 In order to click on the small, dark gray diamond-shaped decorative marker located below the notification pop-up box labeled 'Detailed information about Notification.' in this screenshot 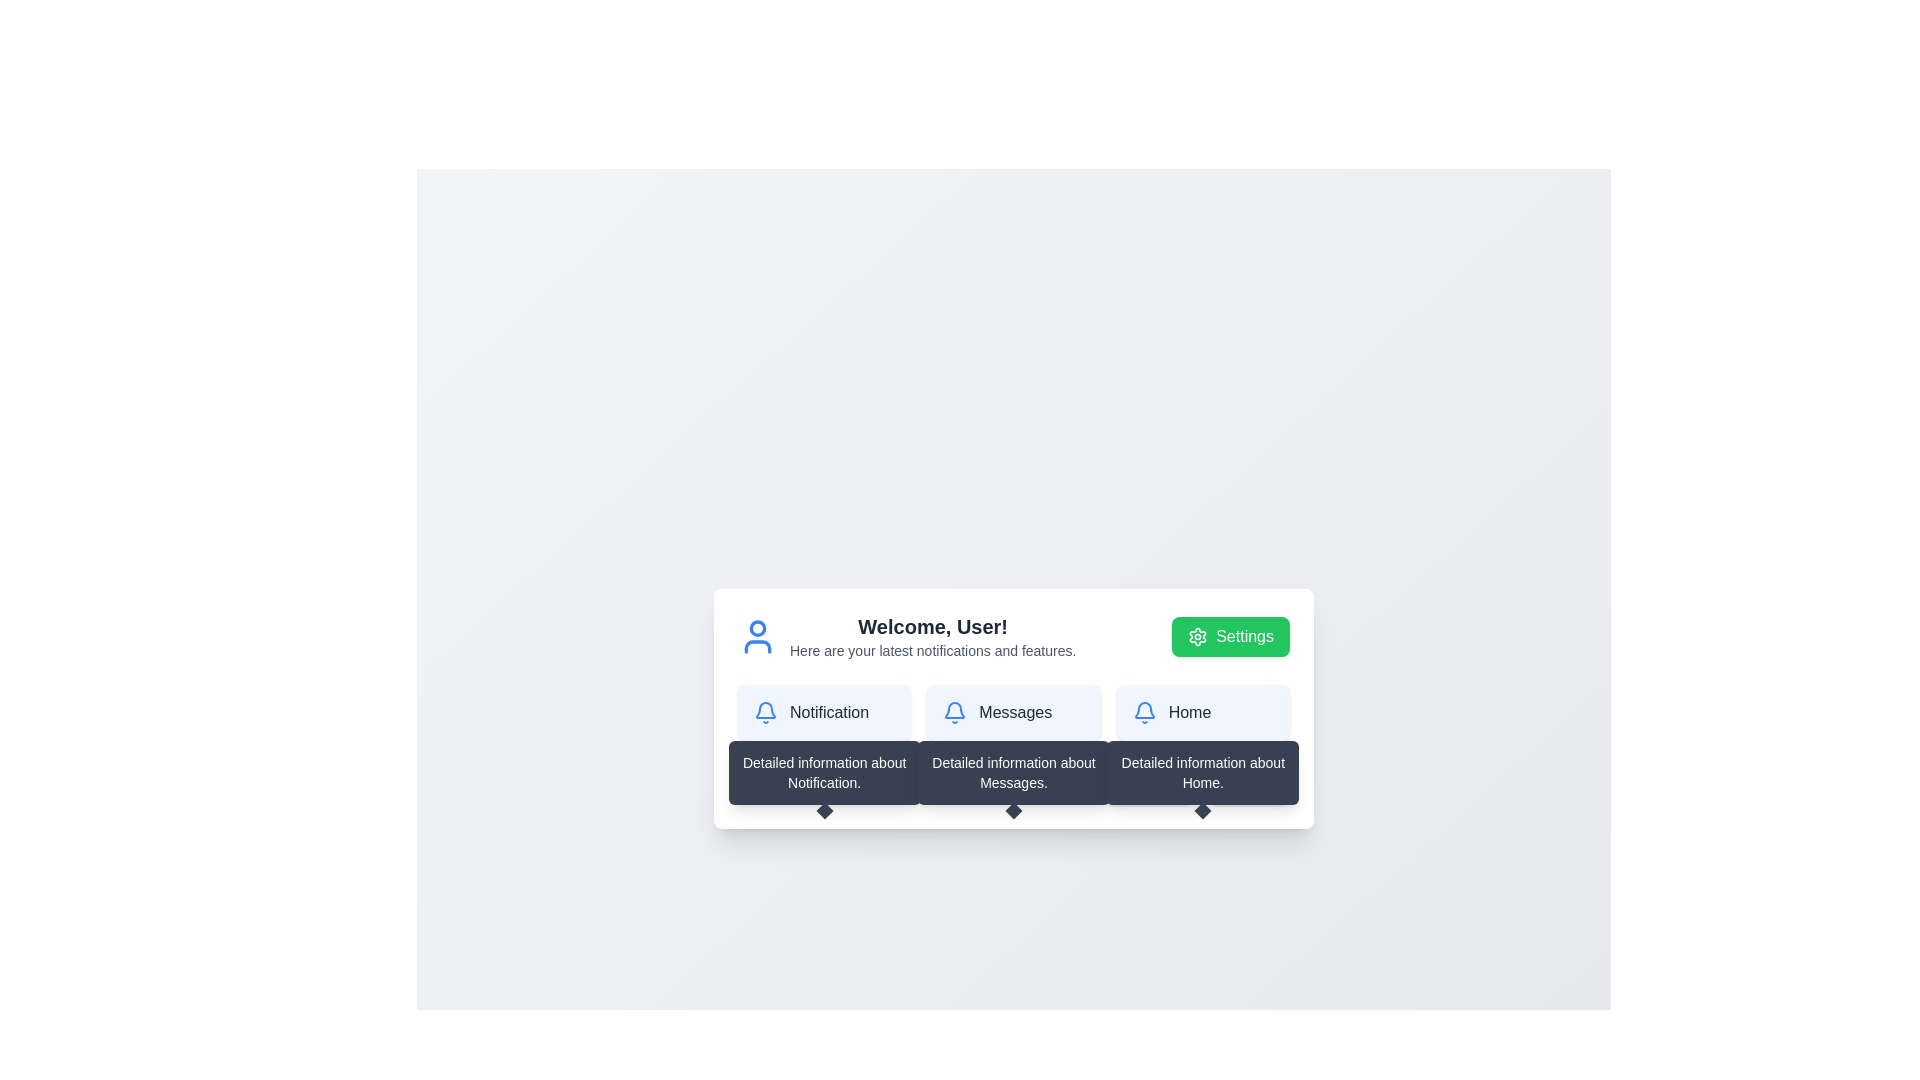, I will do `click(824, 810)`.